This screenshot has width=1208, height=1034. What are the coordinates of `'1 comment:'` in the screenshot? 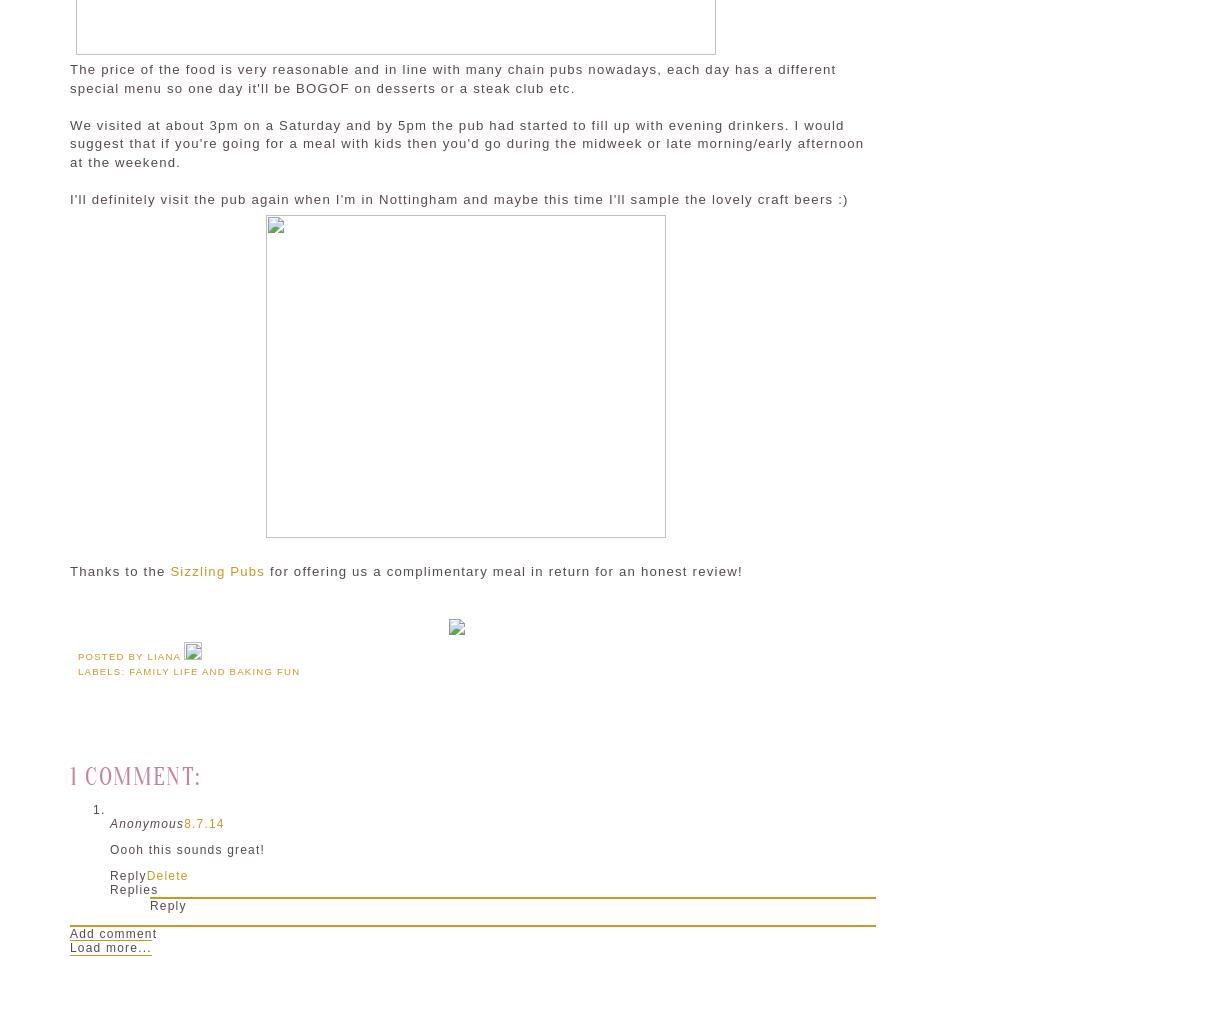 It's located at (134, 776).